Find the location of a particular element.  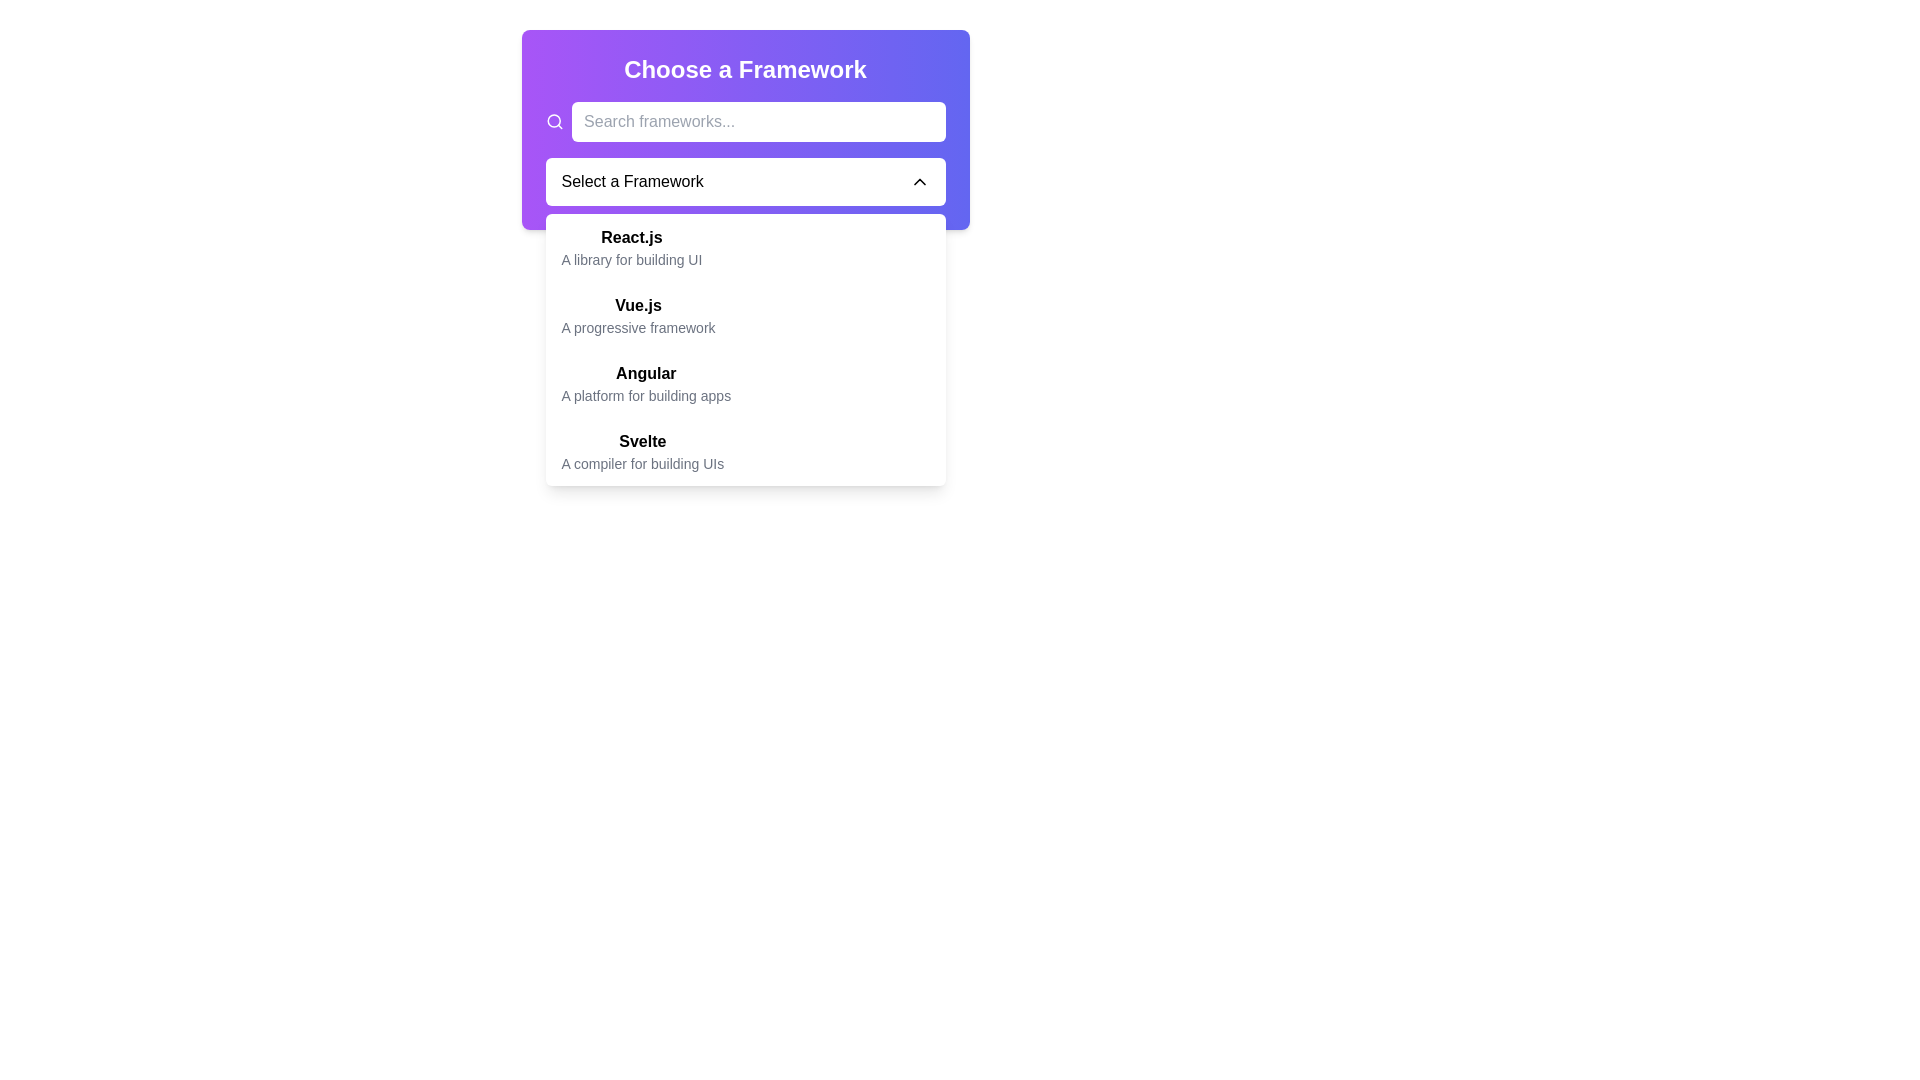

the 'React.js' menu item in the dropdown menu under 'Select a Framework' is located at coordinates (744, 246).